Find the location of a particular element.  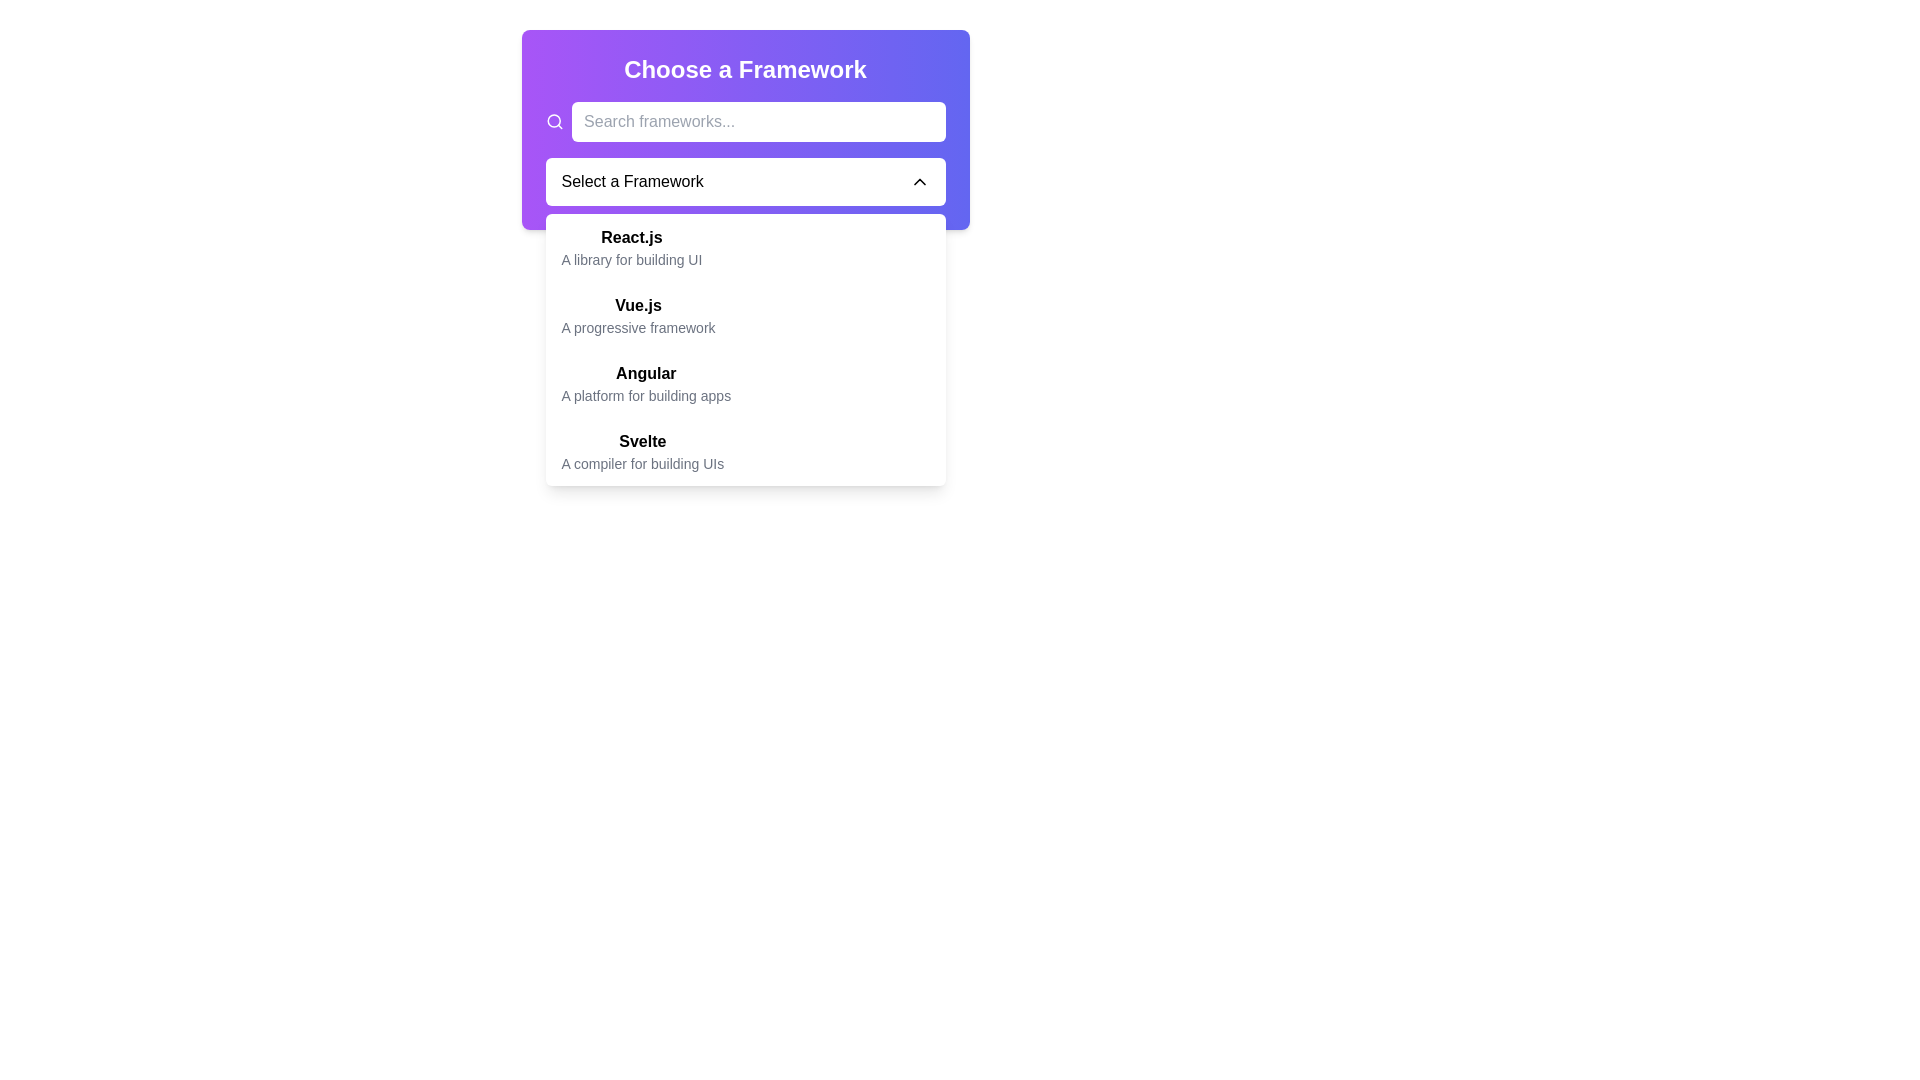

the 'React.js' menu item in the dropdown menu under 'Select a Framework' is located at coordinates (744, 246).